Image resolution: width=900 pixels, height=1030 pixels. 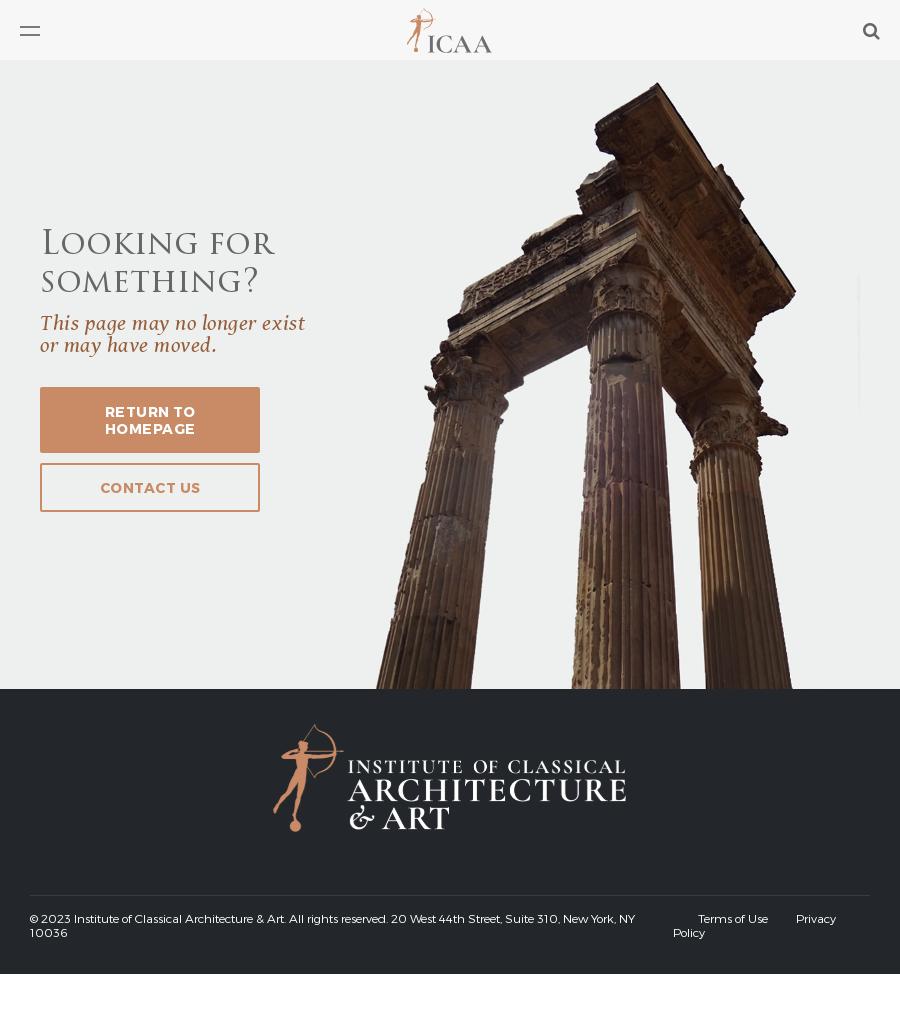 What do you see at coordinates (42, 242) in the screenshot?
I see `'Travel'` at bounding box center [42, 242].